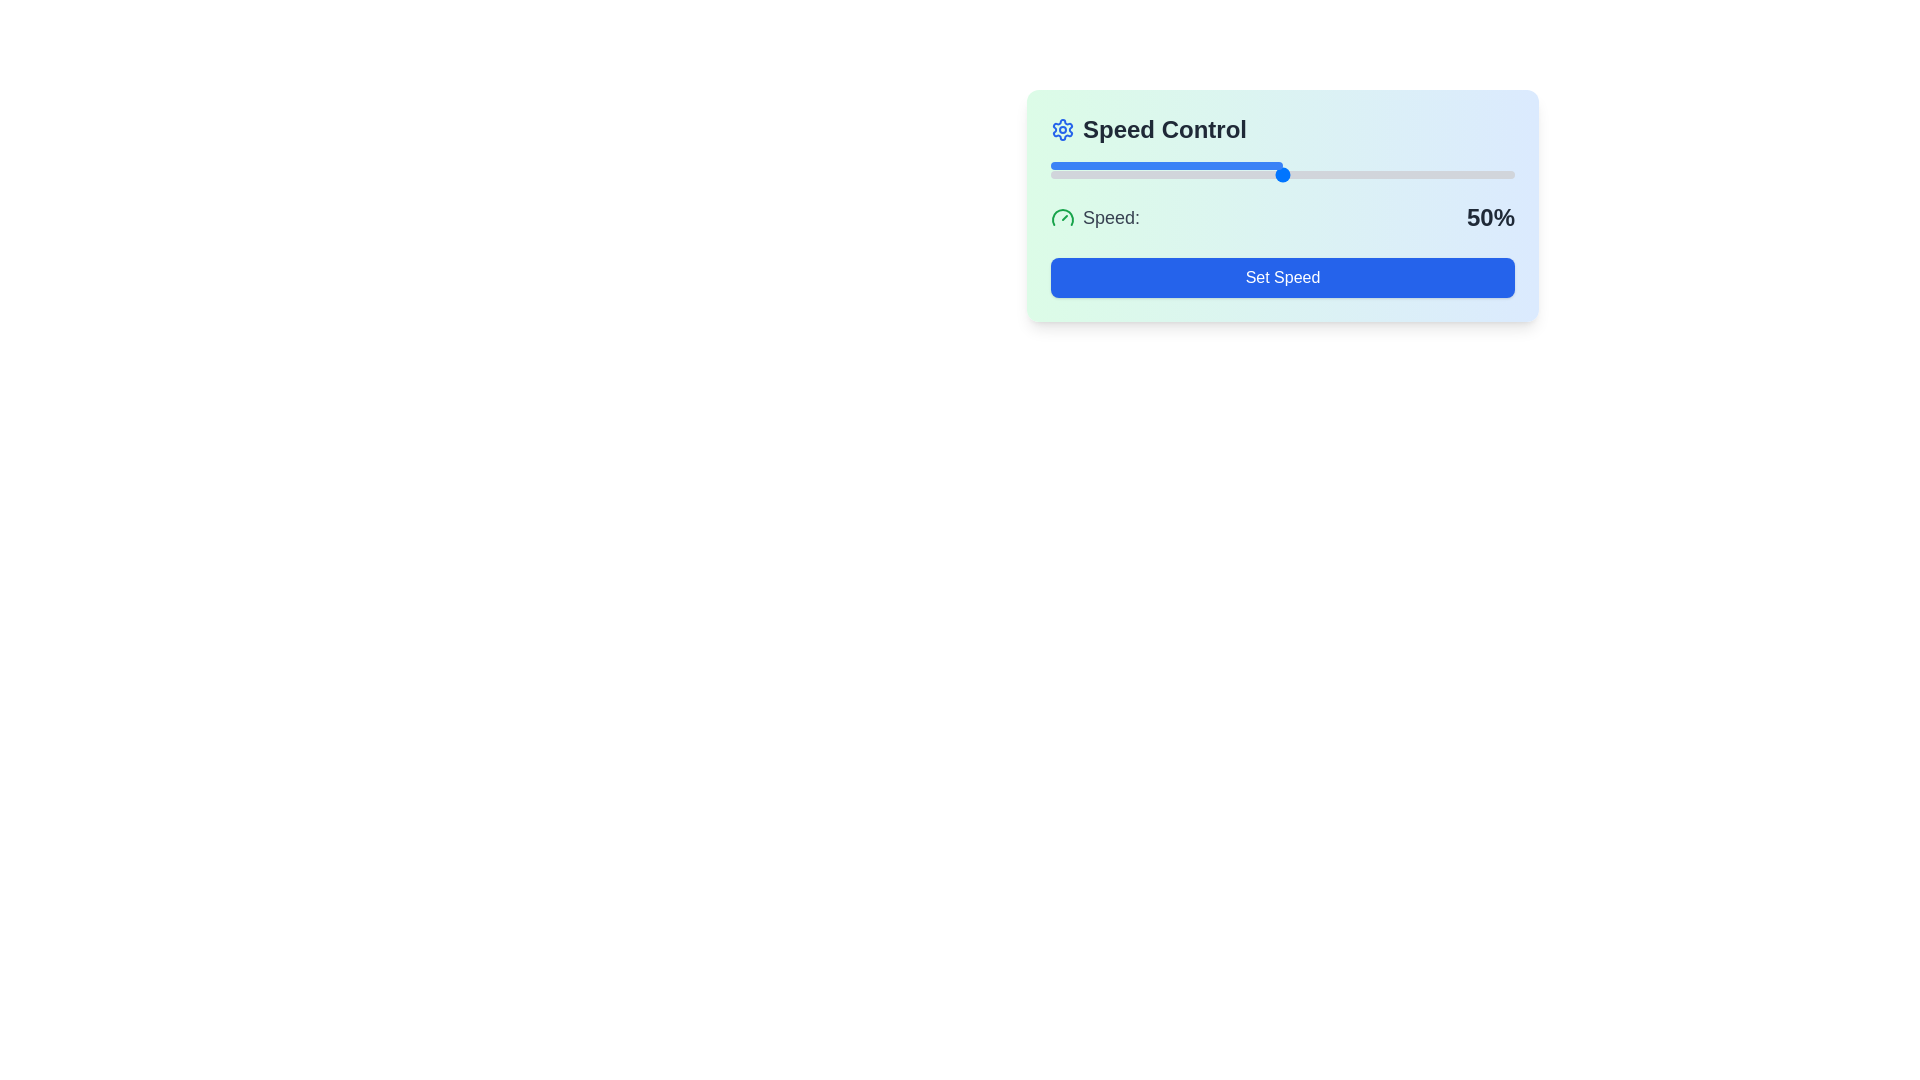 The height and width of the screenshot is (1080, 1920). Describe the element at coordinates (1282, 277) in the screenshot. I see `the button with a blue background and white text reading 'Set Speed'` at that location.